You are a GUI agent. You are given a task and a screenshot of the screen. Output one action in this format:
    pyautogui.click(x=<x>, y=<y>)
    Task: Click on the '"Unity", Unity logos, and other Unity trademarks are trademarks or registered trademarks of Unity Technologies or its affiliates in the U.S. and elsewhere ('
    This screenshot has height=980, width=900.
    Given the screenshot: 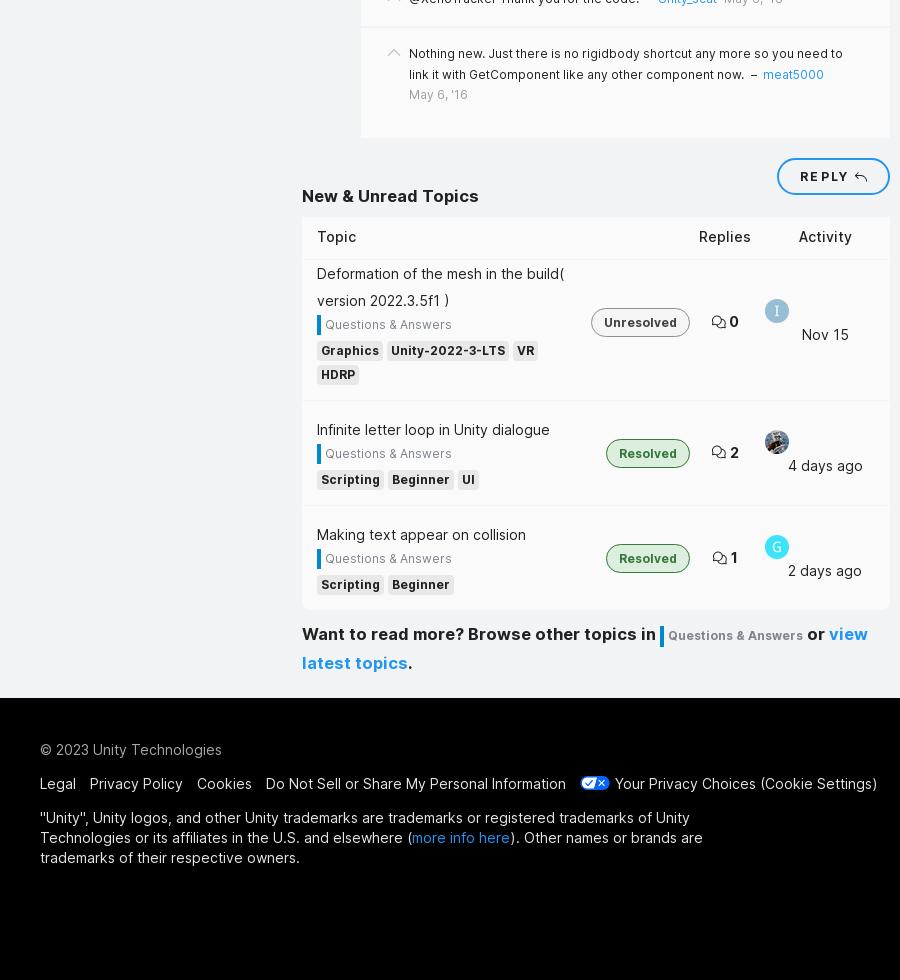 What is the action you would take?
    pyautogui.click(x=365, y=826)
    